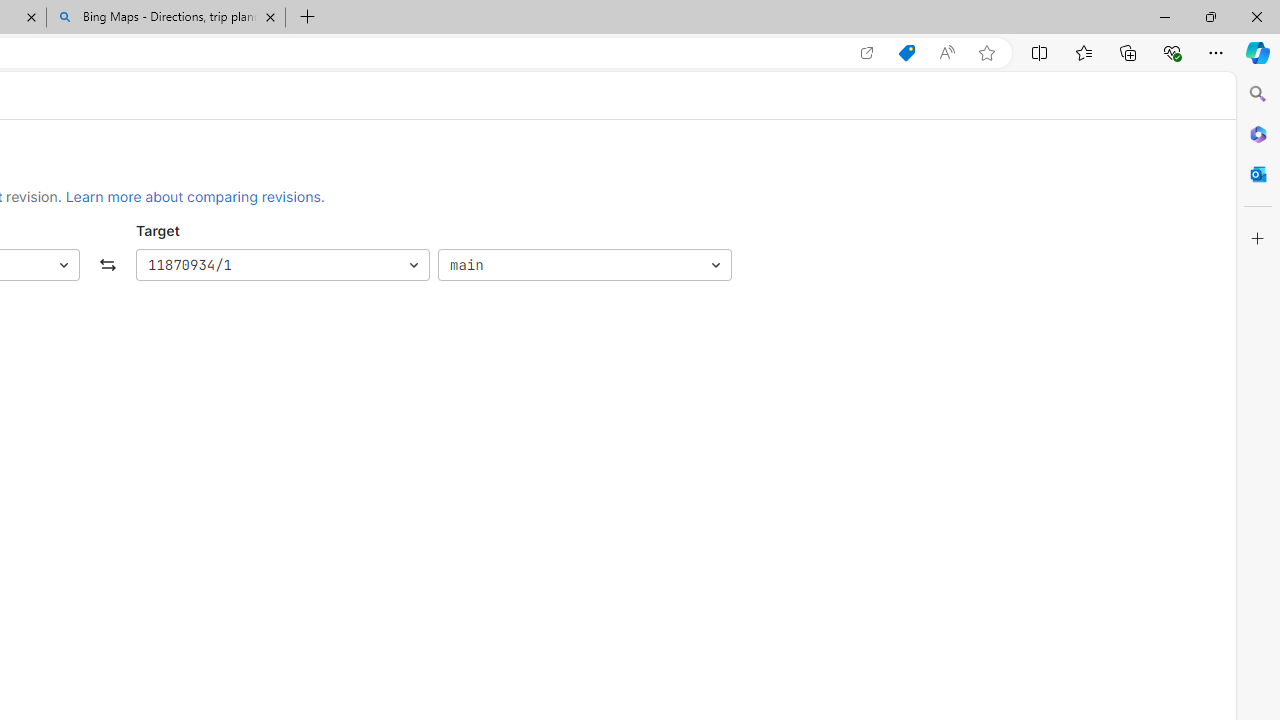 The image size is (1280, 720). Describe the element at coordinates (867, 52) in the screenshot. I see `'Open in app'` at that location.